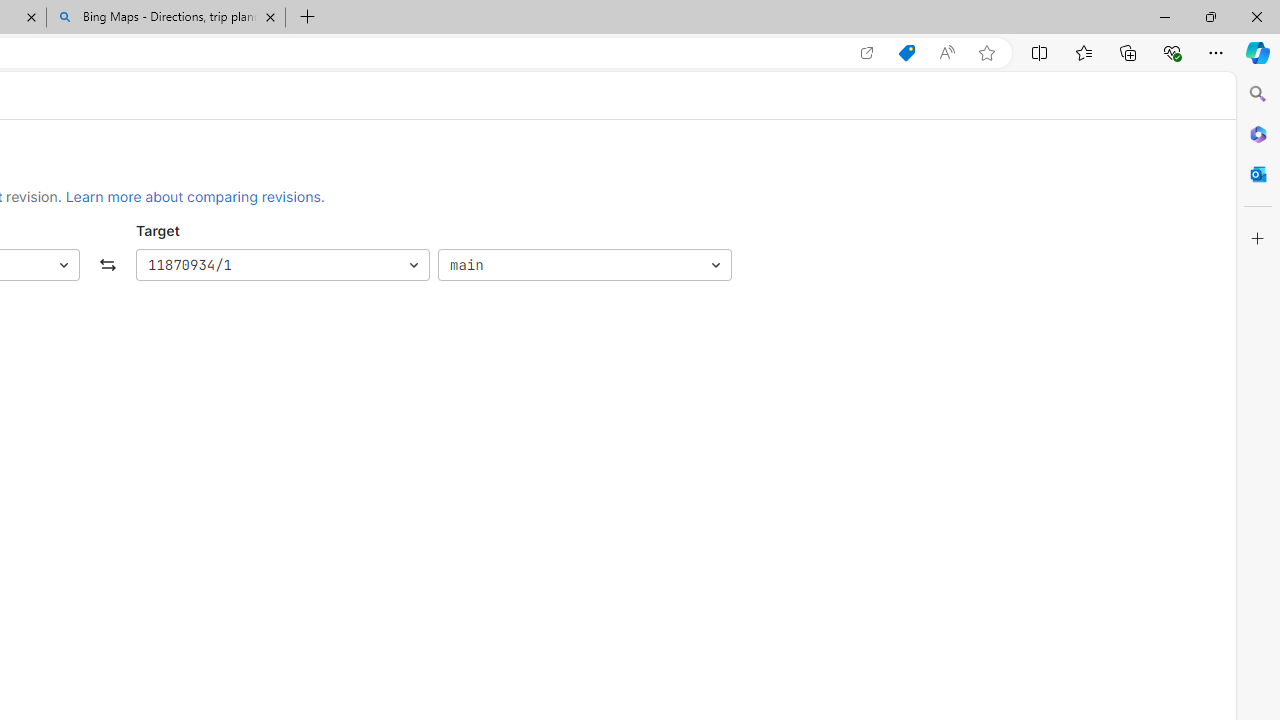 The image size is (1280, 720). Describe the element at coordinates (867, 52) in the screenshot. I see `'Open in app'` at that location.